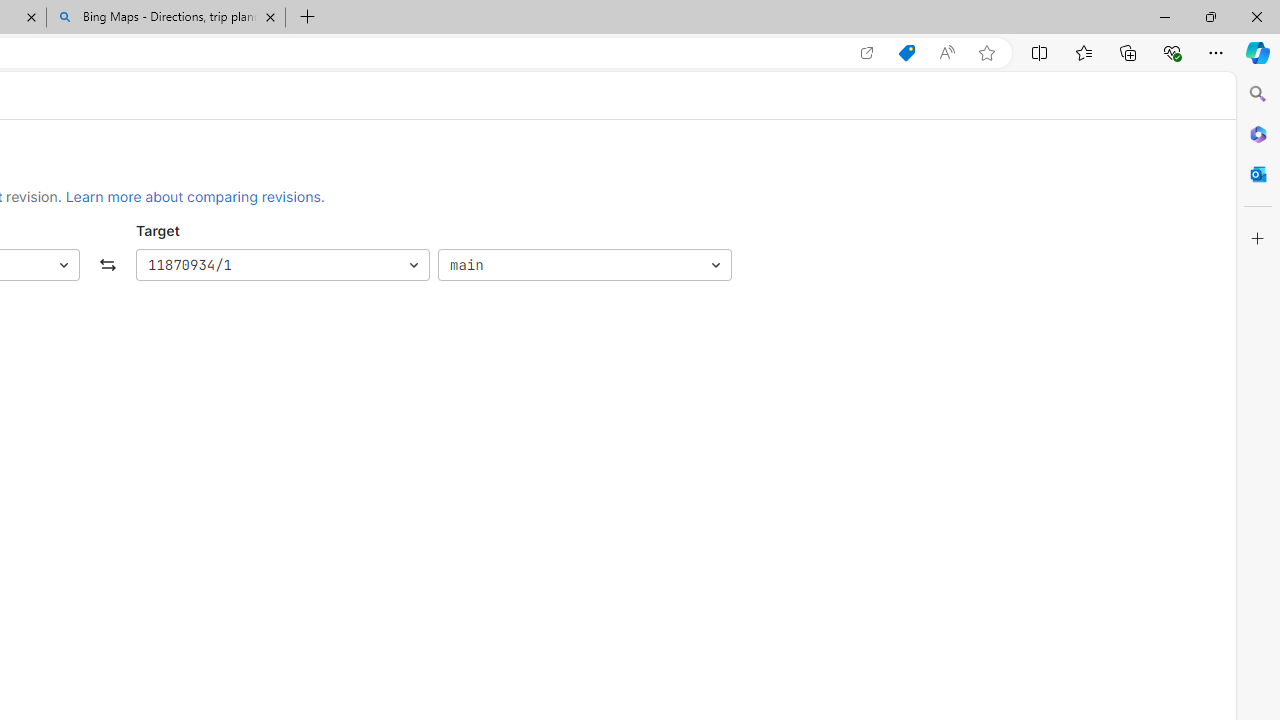 The image size is (1280, 720). Describe the element at coordinates (867, 52) in the screenshot. I see `'Open in app'` at that location.